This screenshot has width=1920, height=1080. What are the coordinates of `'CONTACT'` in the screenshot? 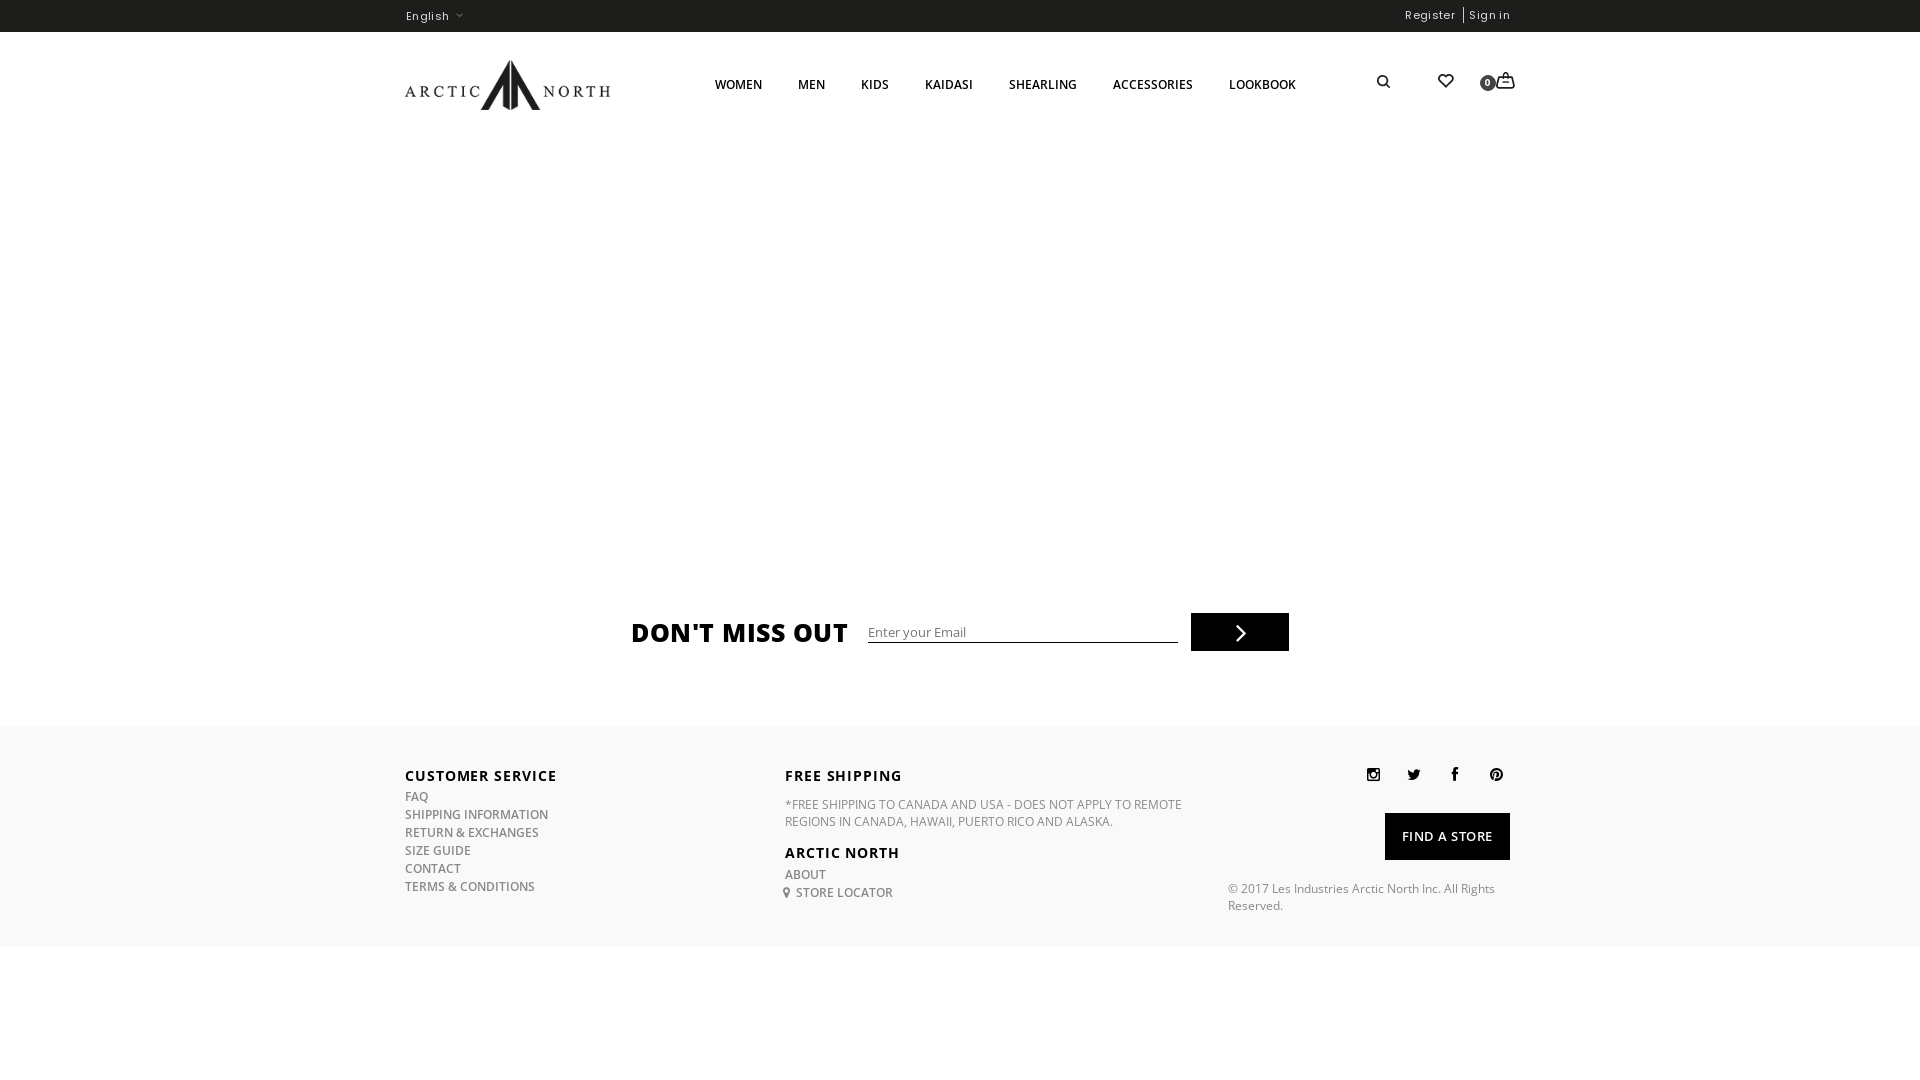 It's located at (431, 867).